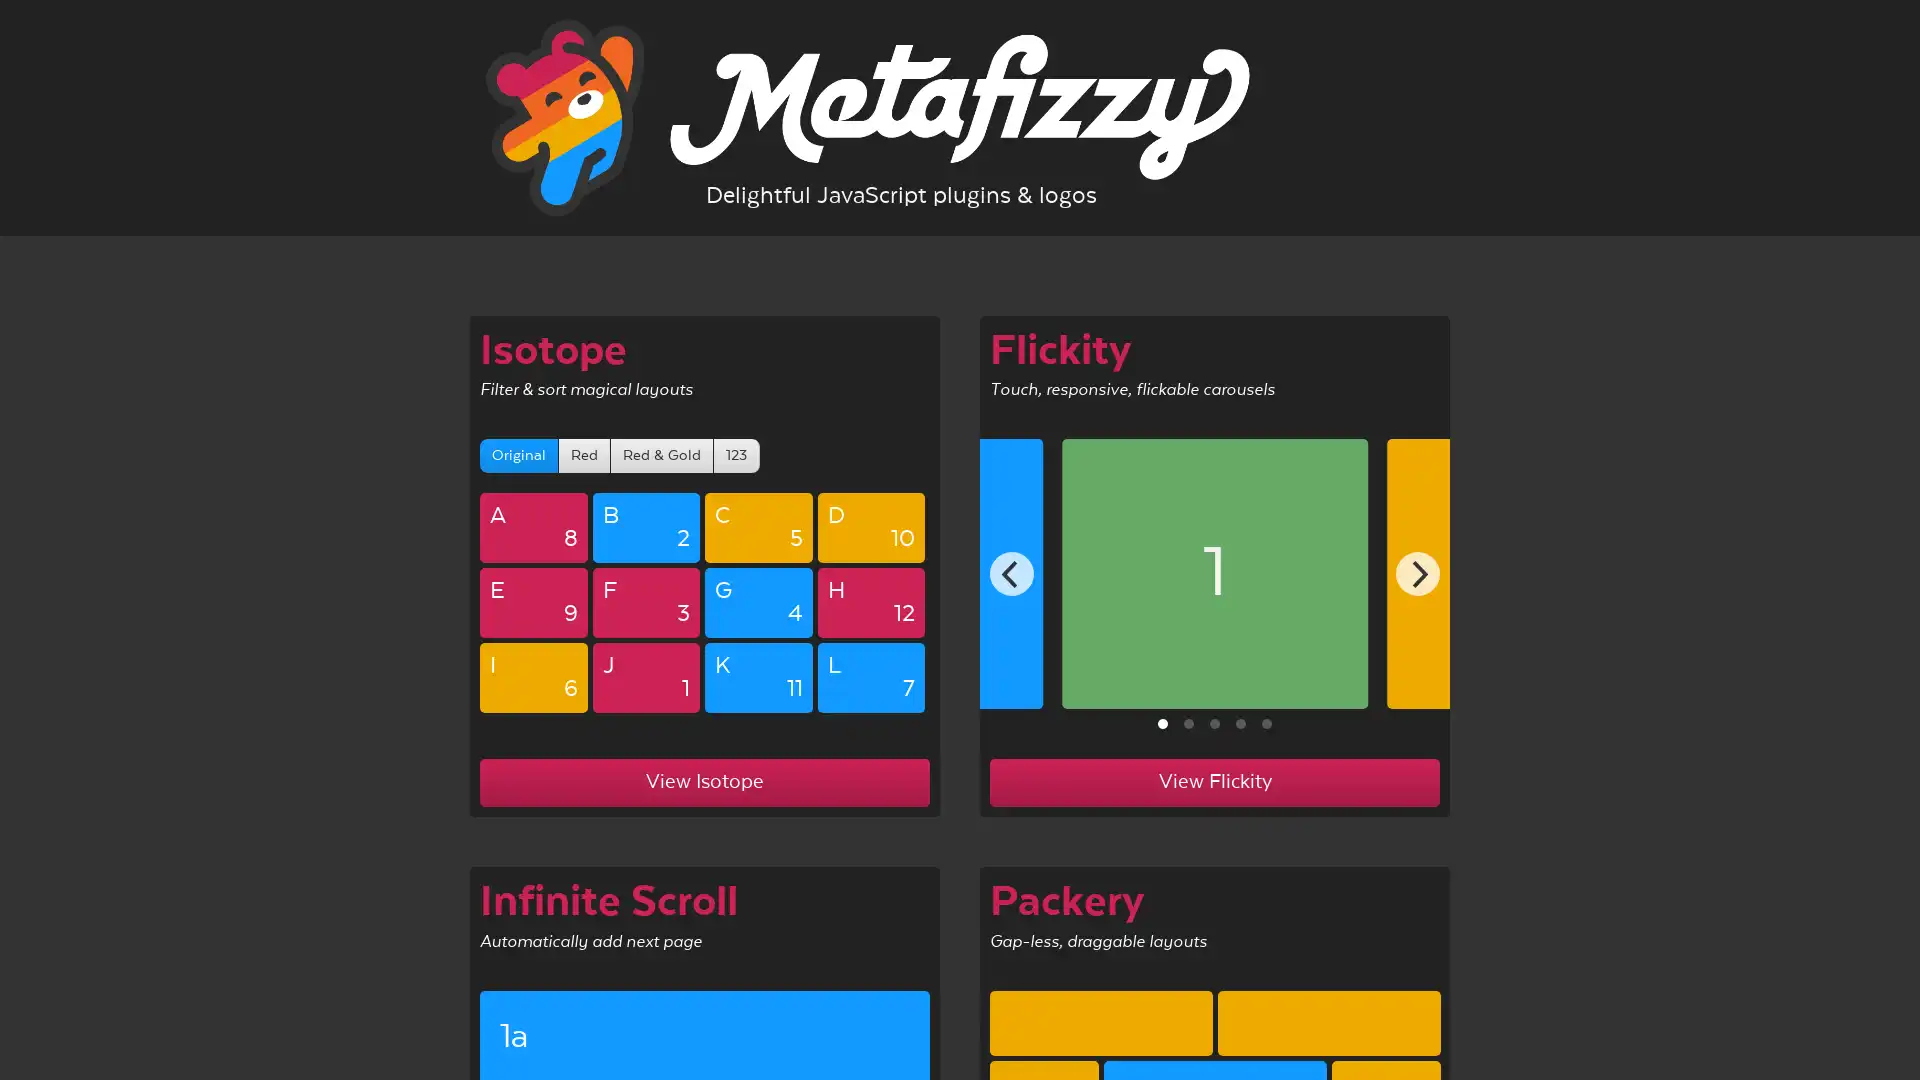  I want to click on Next, so click(1416, 574).